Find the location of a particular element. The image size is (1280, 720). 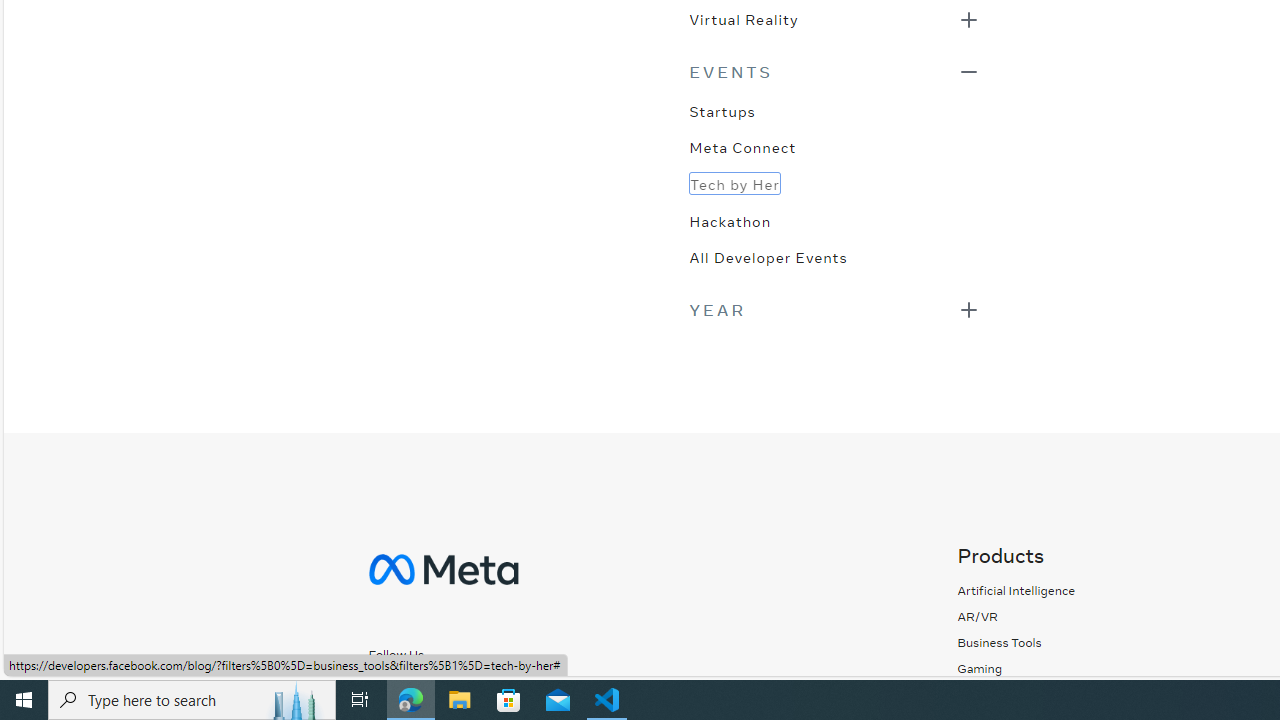

'All Developer Events' is located at coordinates (767, 254).